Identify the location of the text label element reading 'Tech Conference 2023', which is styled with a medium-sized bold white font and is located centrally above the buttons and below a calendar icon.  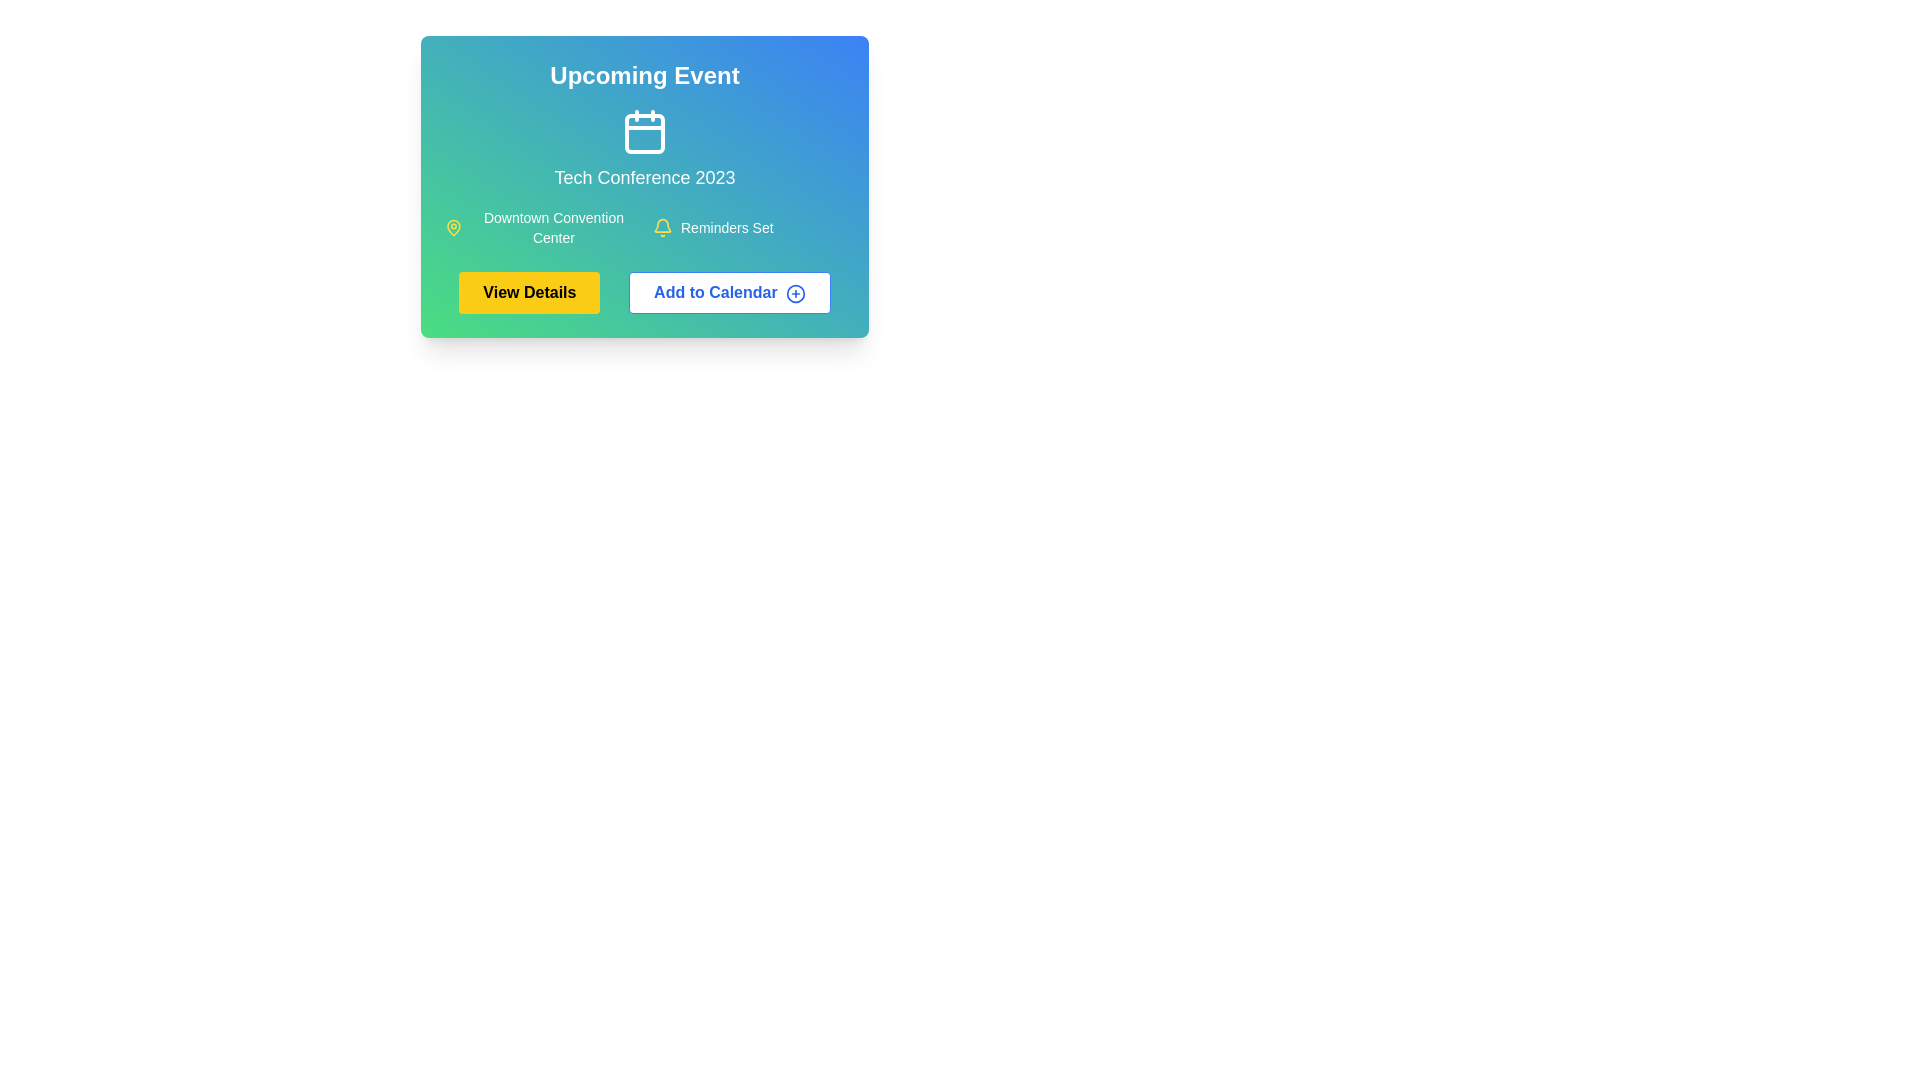
(644, 176).